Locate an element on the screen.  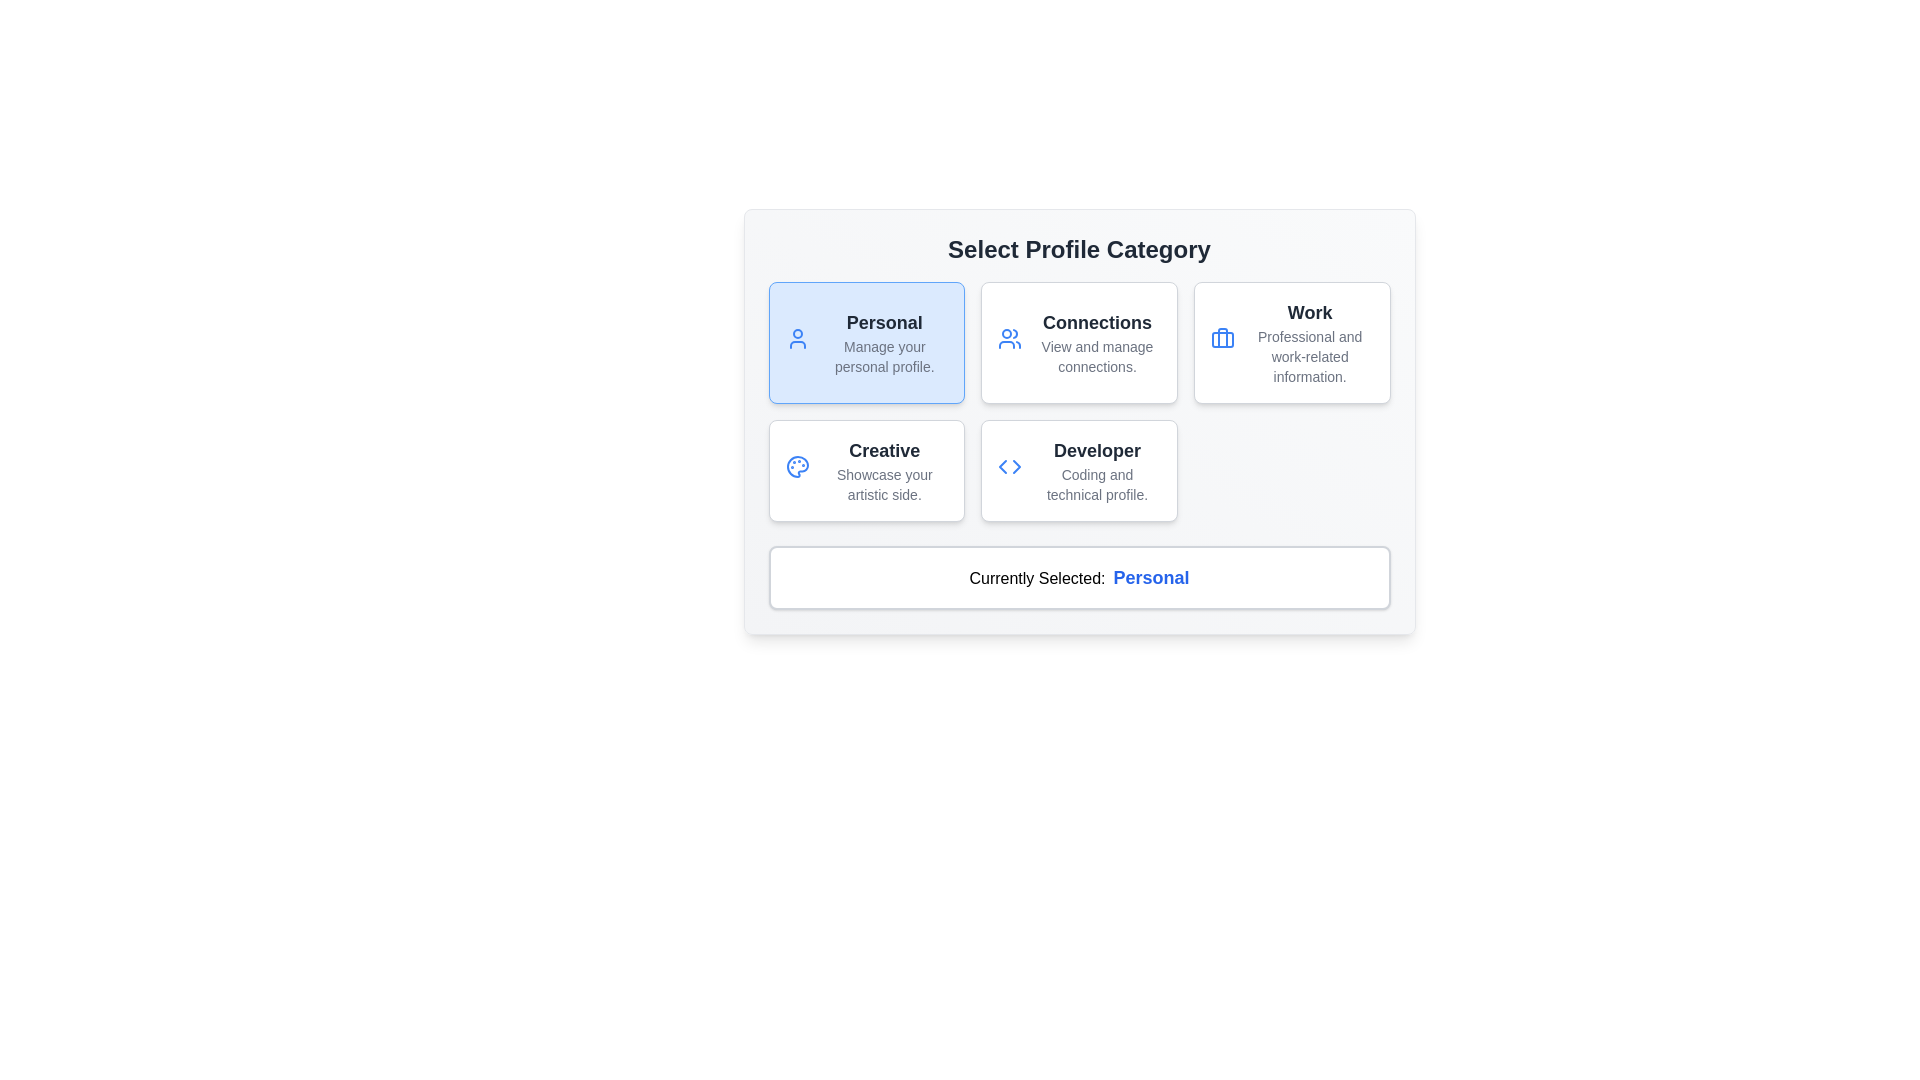
the blue vector icon depicting two stylized user silhouettes, which is the leftmost icon in the top row of the 'Connections' grid layout is located at coordinates (1010, 342).